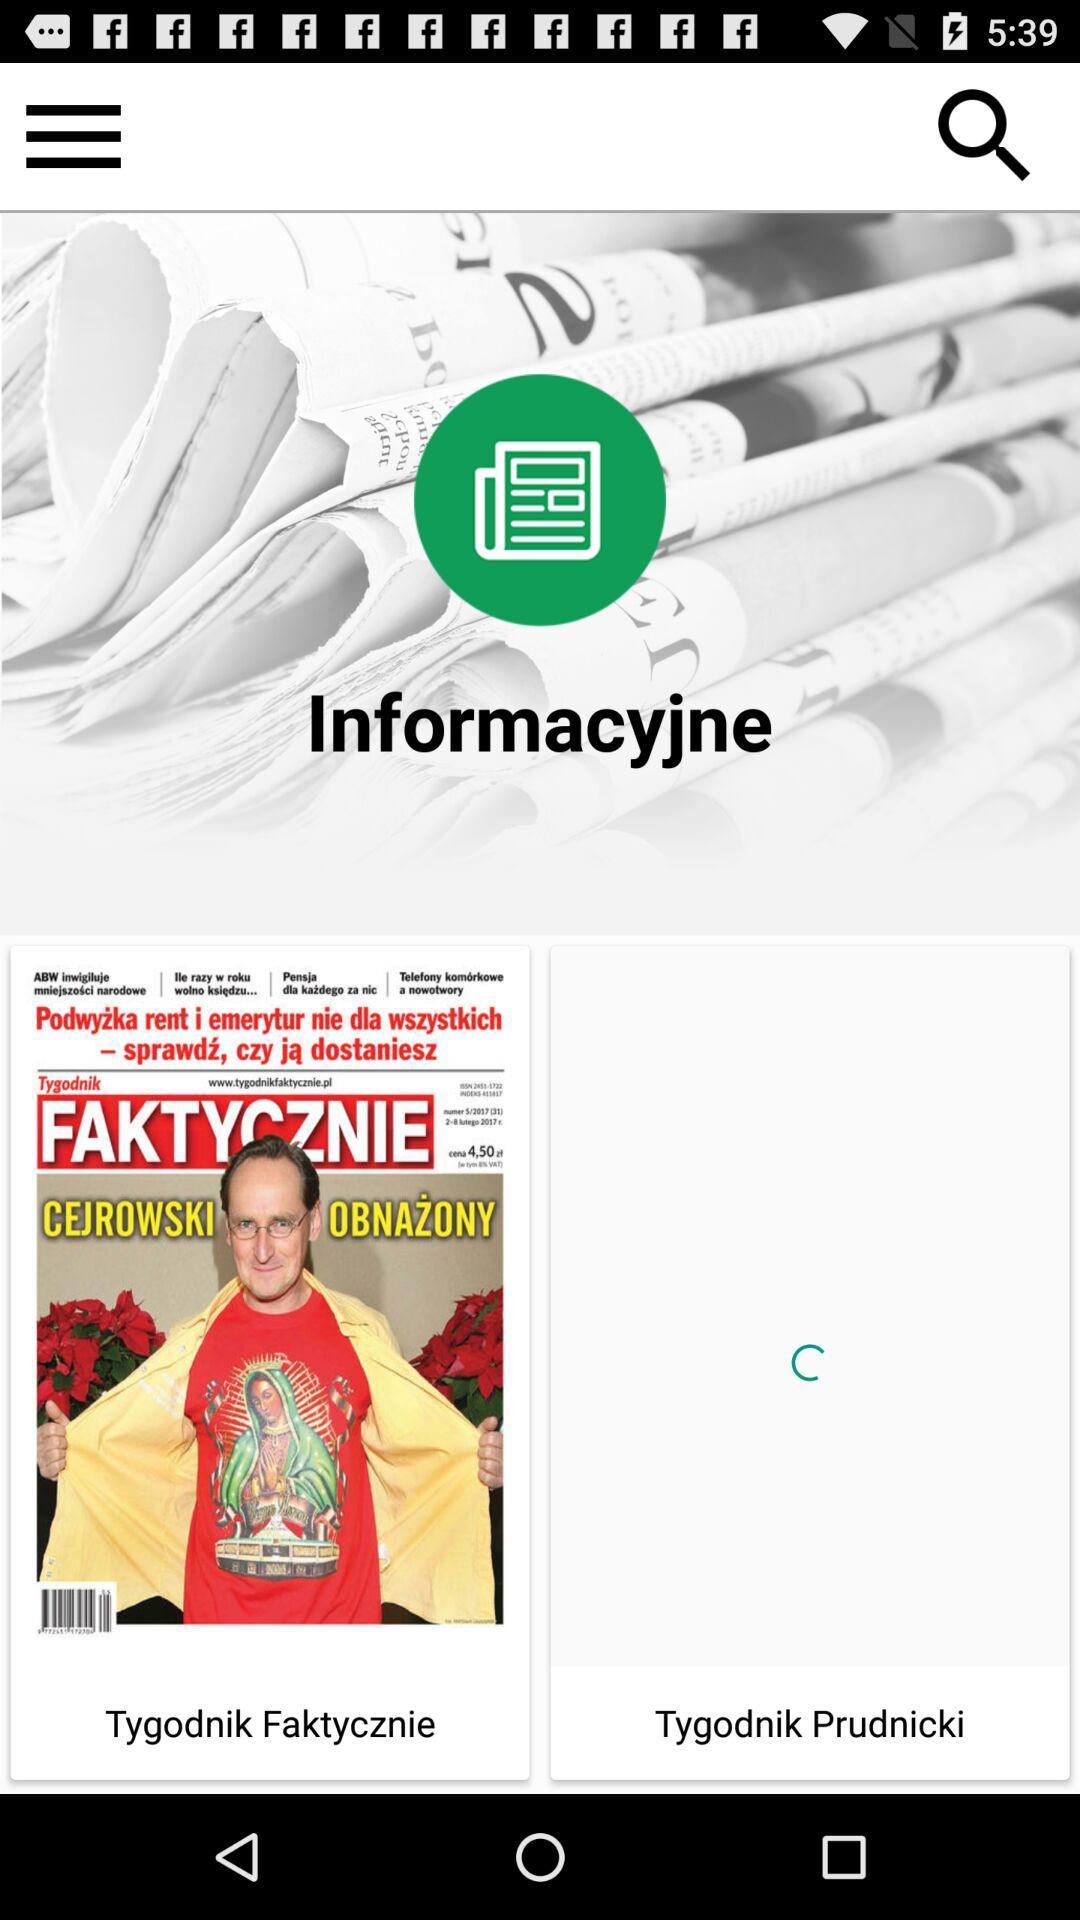  I want to click on open settings, so click(72, 135).